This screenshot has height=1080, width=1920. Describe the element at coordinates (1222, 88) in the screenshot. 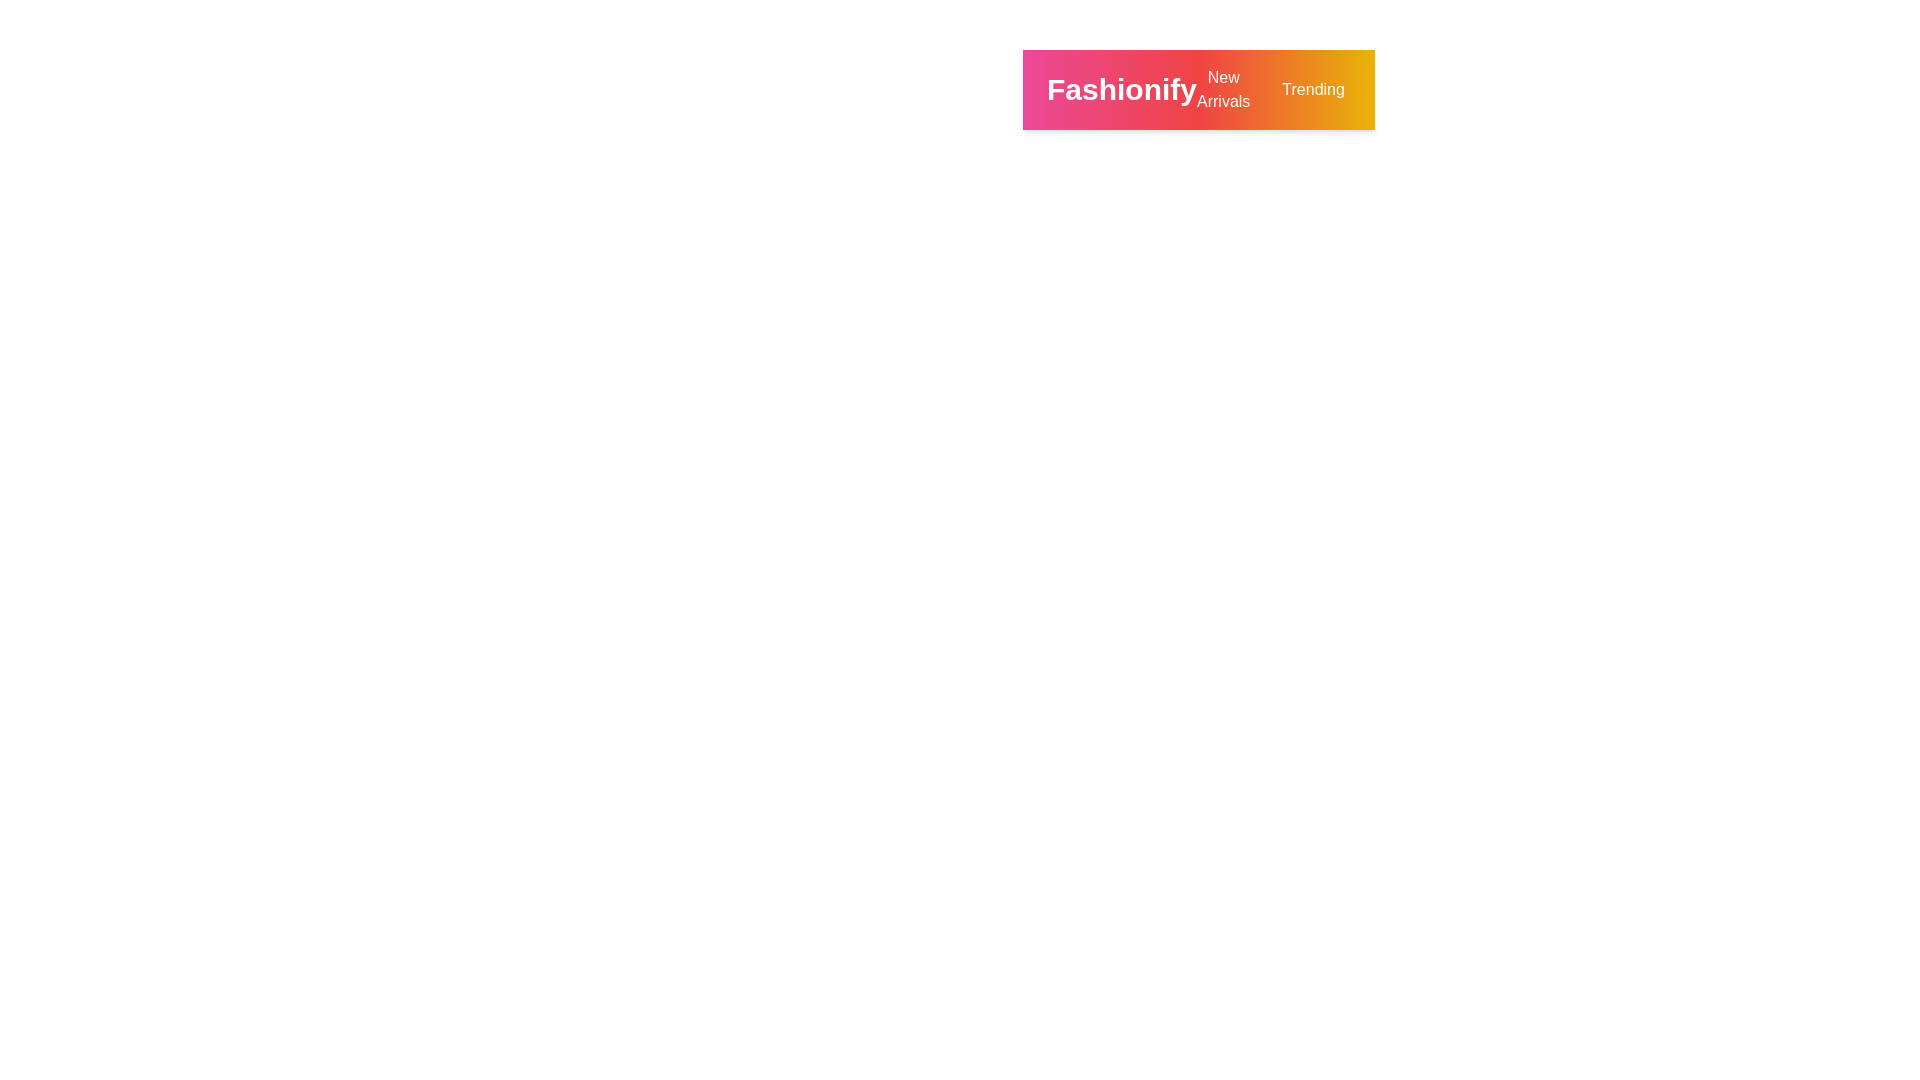

I see `the 'New Arrivals' button to view the newest products` at that location.